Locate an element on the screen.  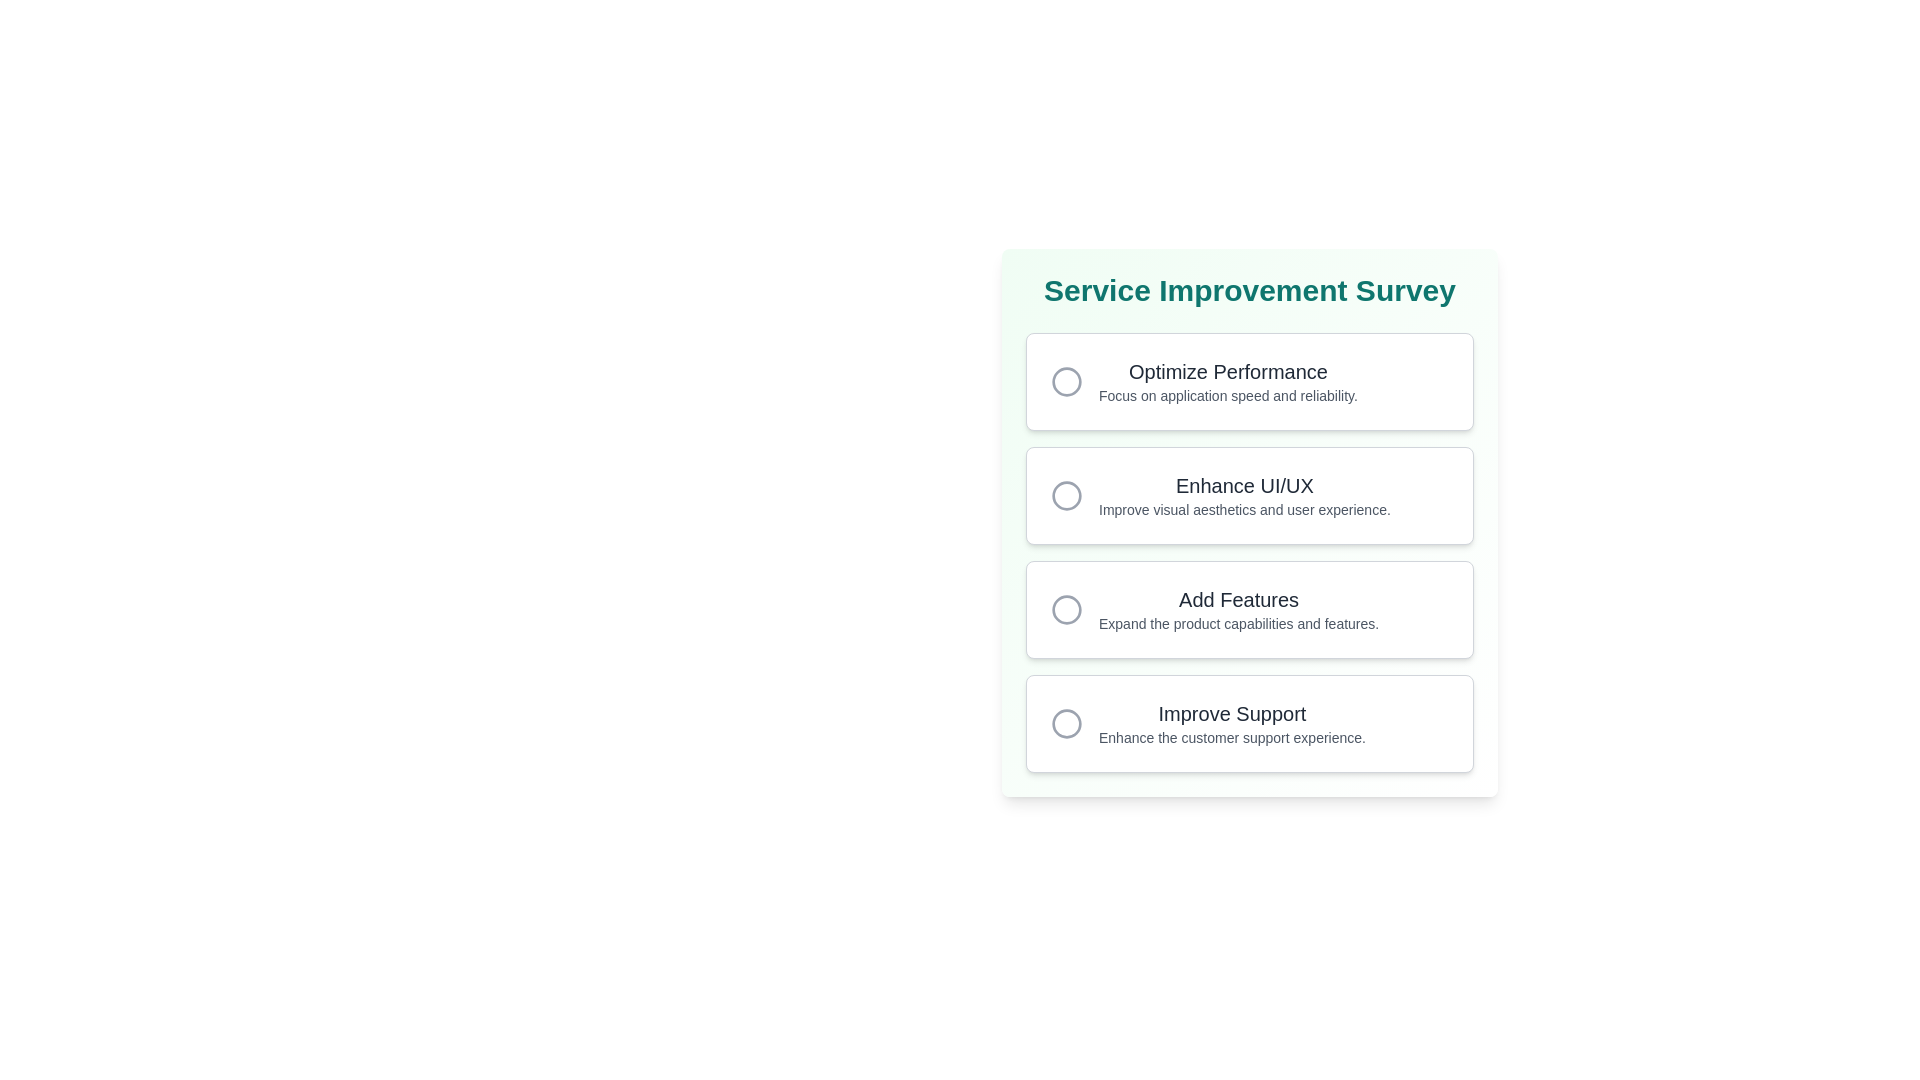
the circular graphical icon indicator for the 'Improve Support' option in the survey interface is located at coordinates (1065, 724).